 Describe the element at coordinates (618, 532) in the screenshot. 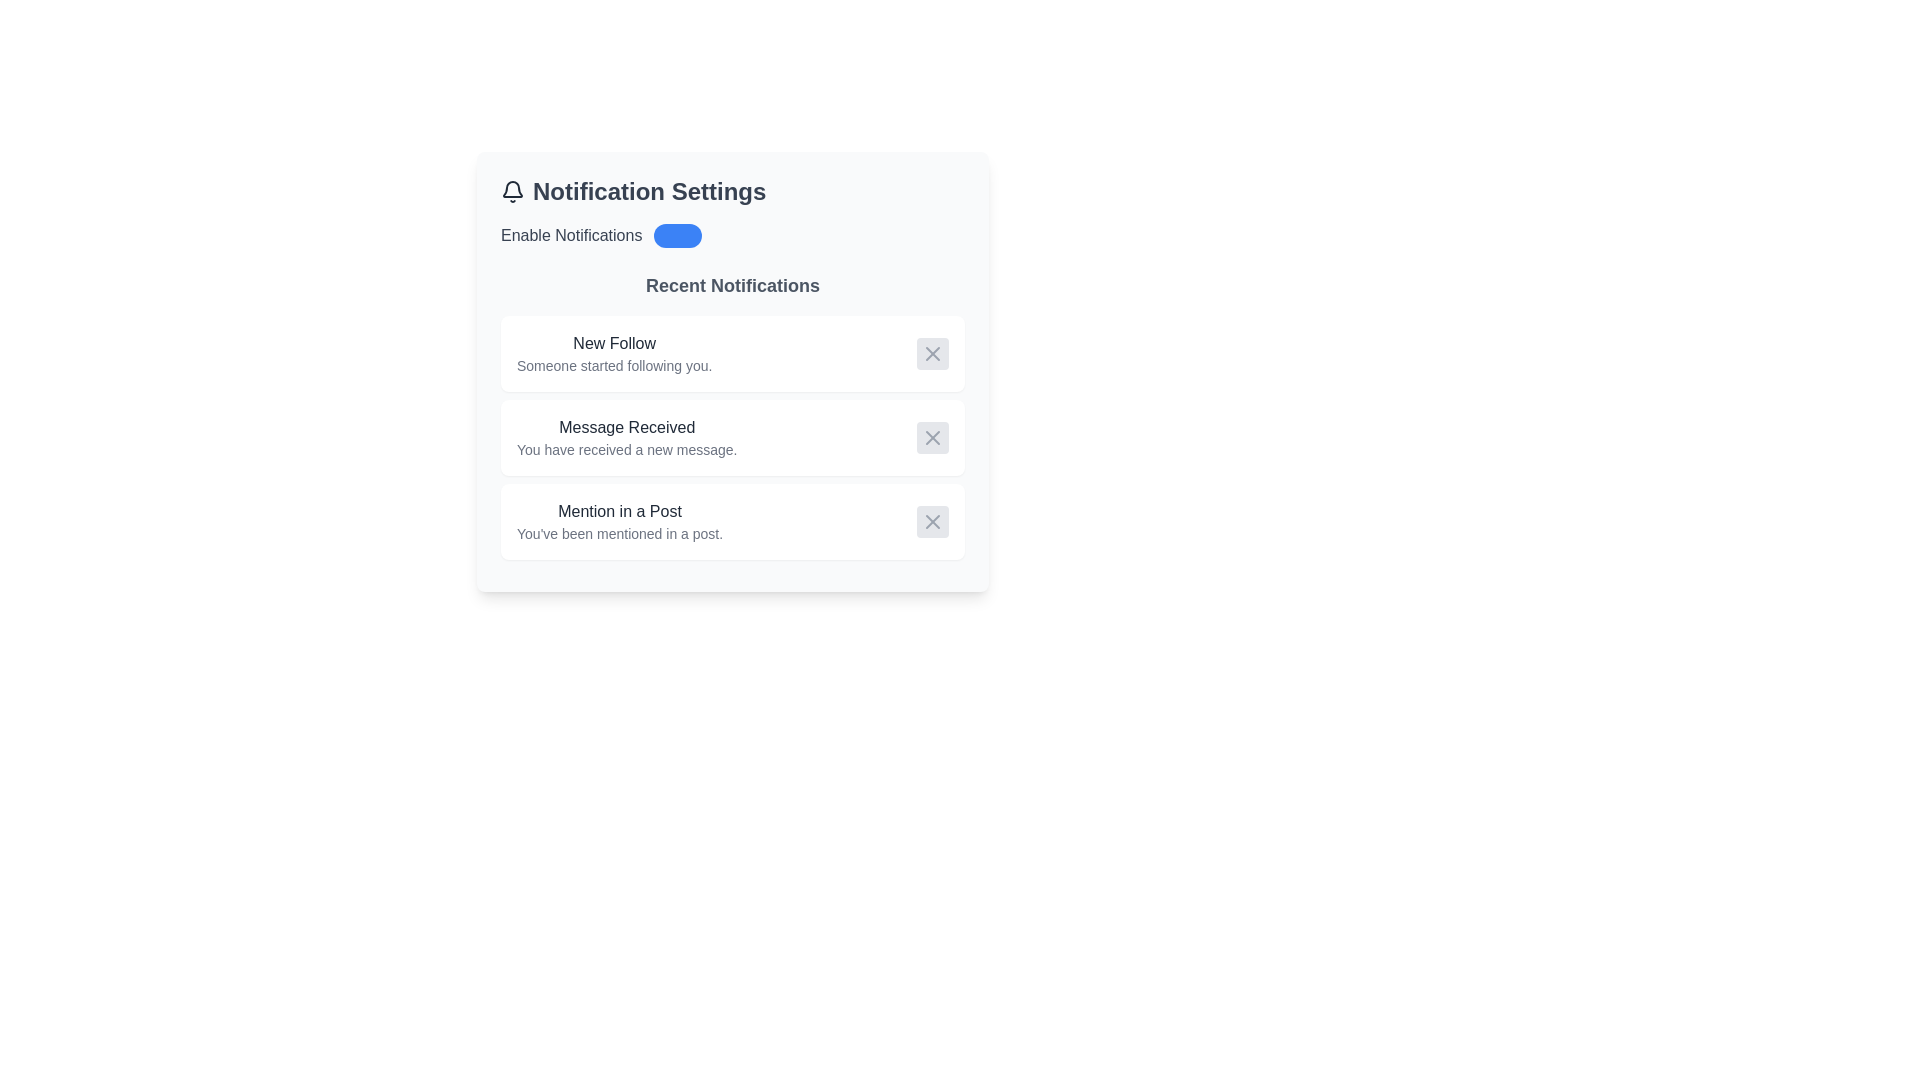

I see `the static text element styled as a secondary descriptor located within the 'Recent Notifications' section, which provides additional context for the 'Mention in a Post' notification` at that location.